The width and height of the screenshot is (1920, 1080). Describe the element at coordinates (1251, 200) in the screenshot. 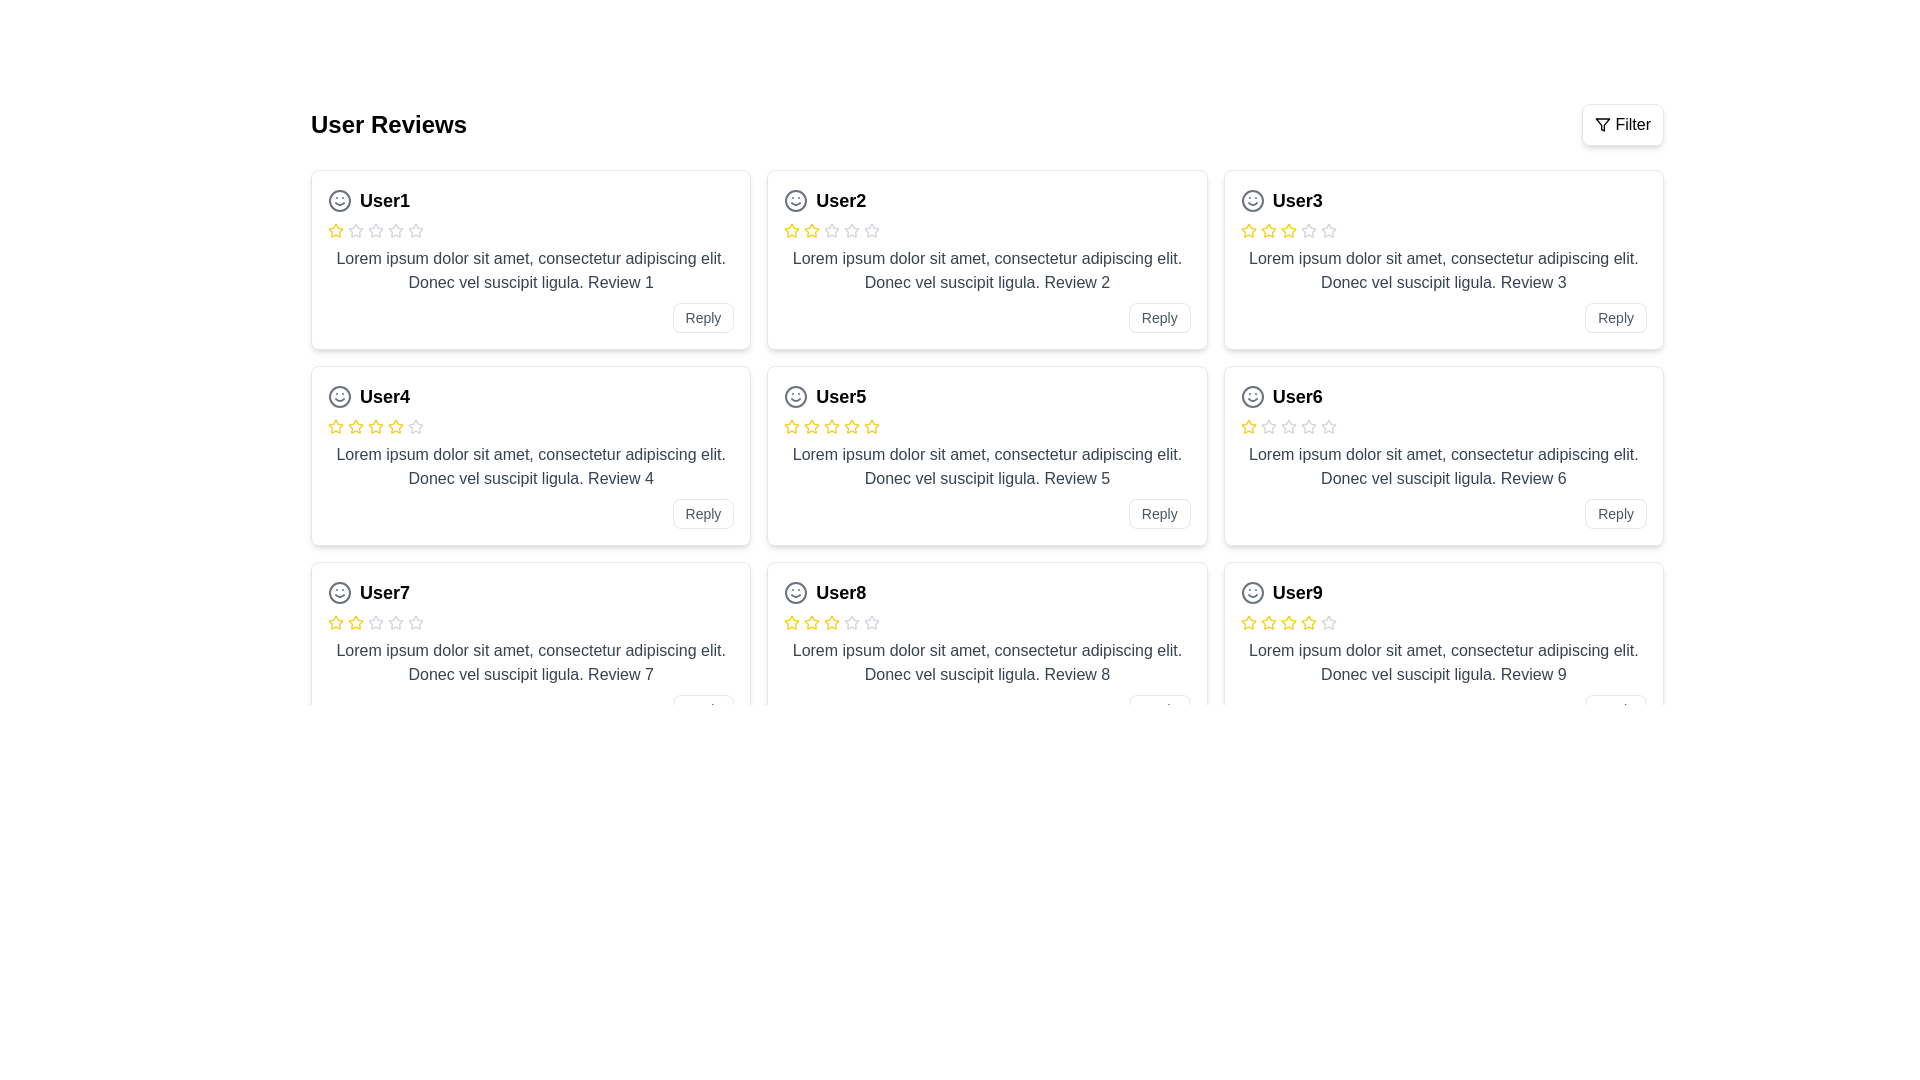

I see `the circular graphical icon representing 'User3' in the top-right user review card, positioned adjacent to the label 'User3'` at that location.